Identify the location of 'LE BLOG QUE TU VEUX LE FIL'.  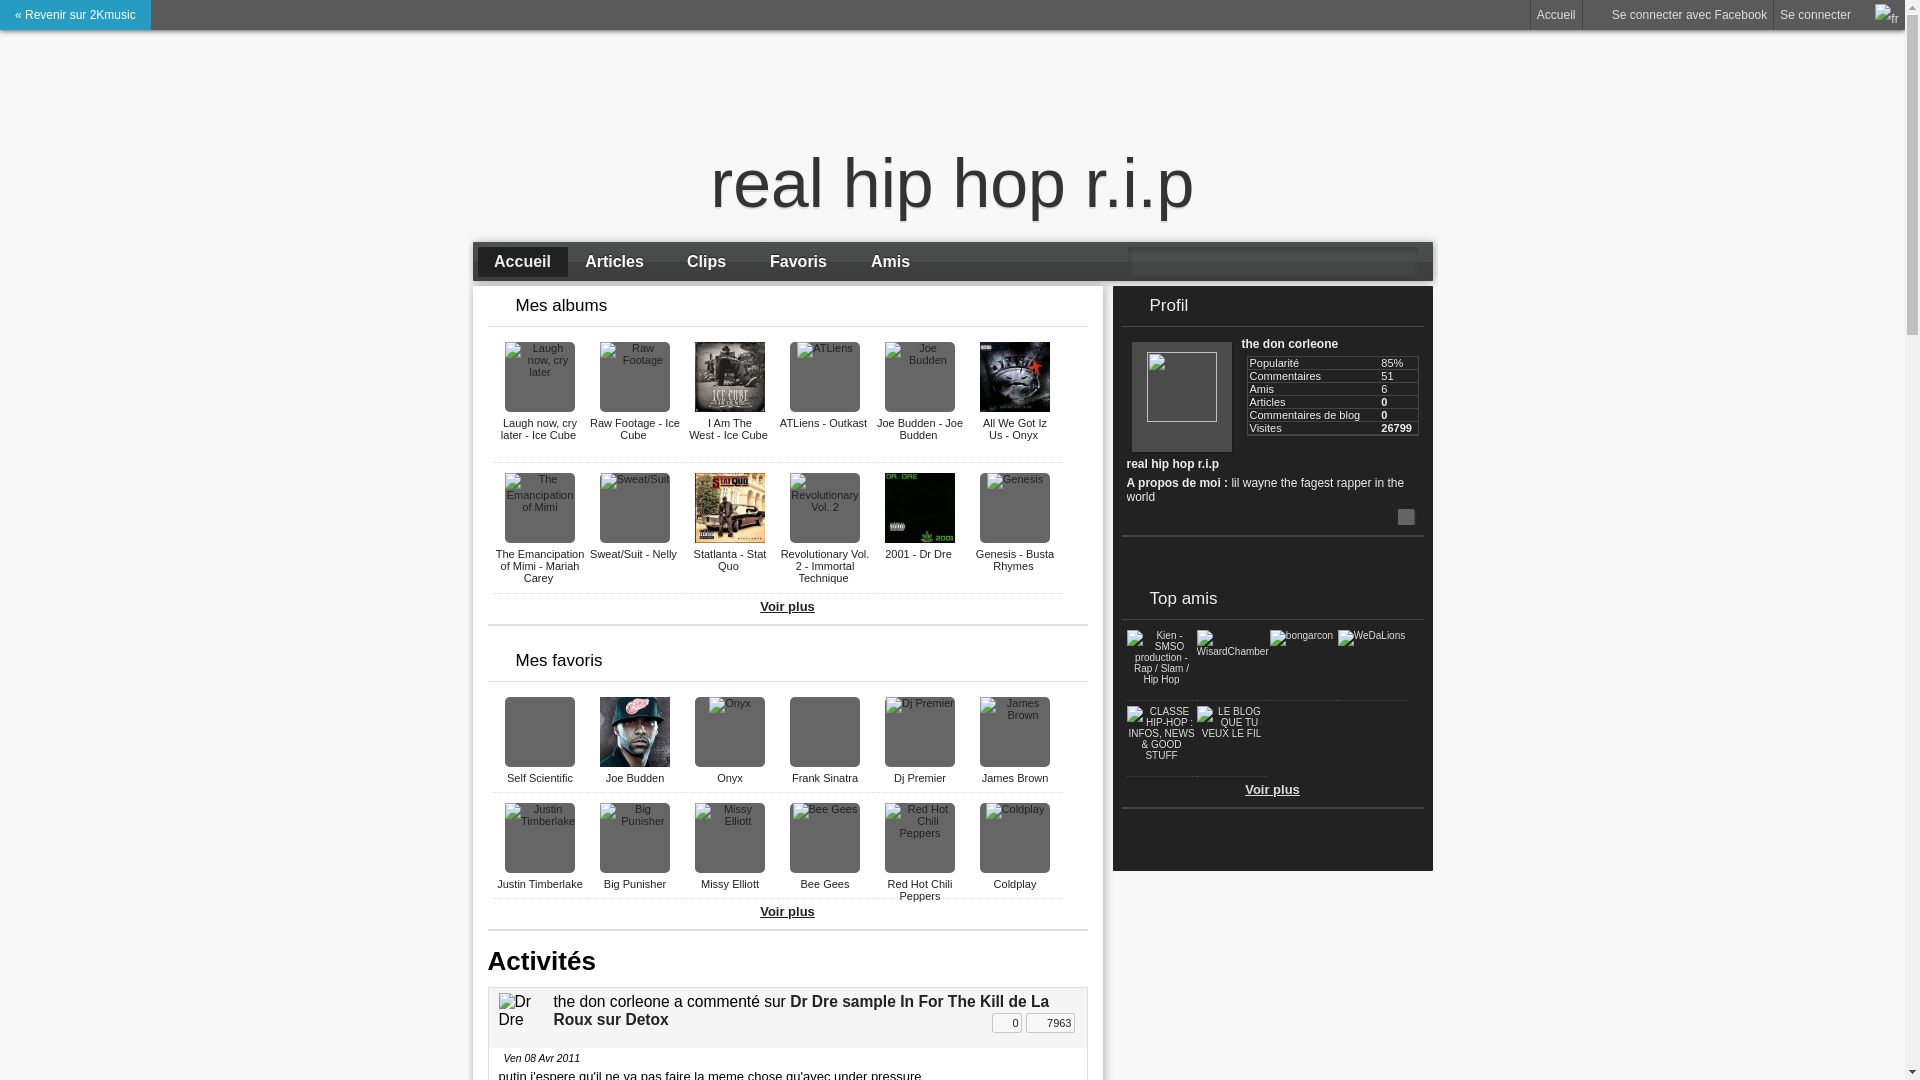
(1229, 733).